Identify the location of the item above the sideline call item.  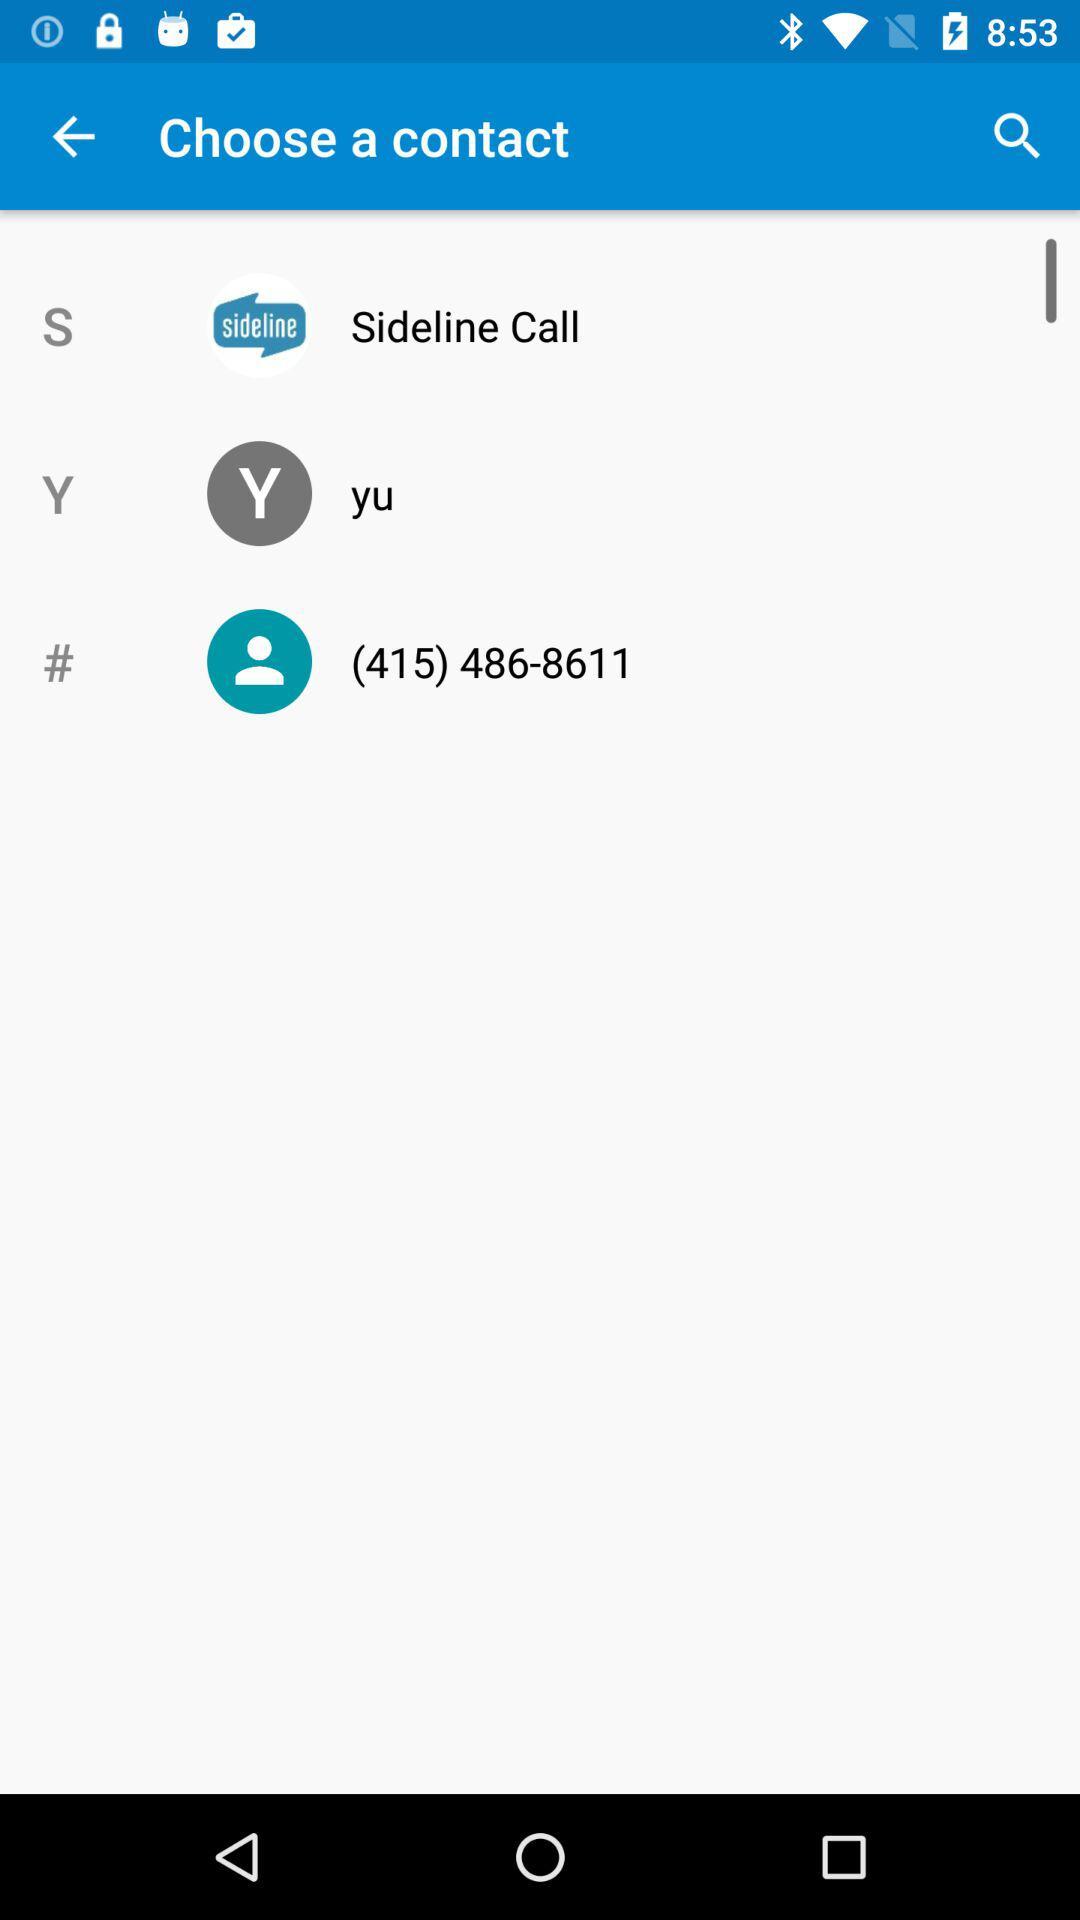
(1017, 135).